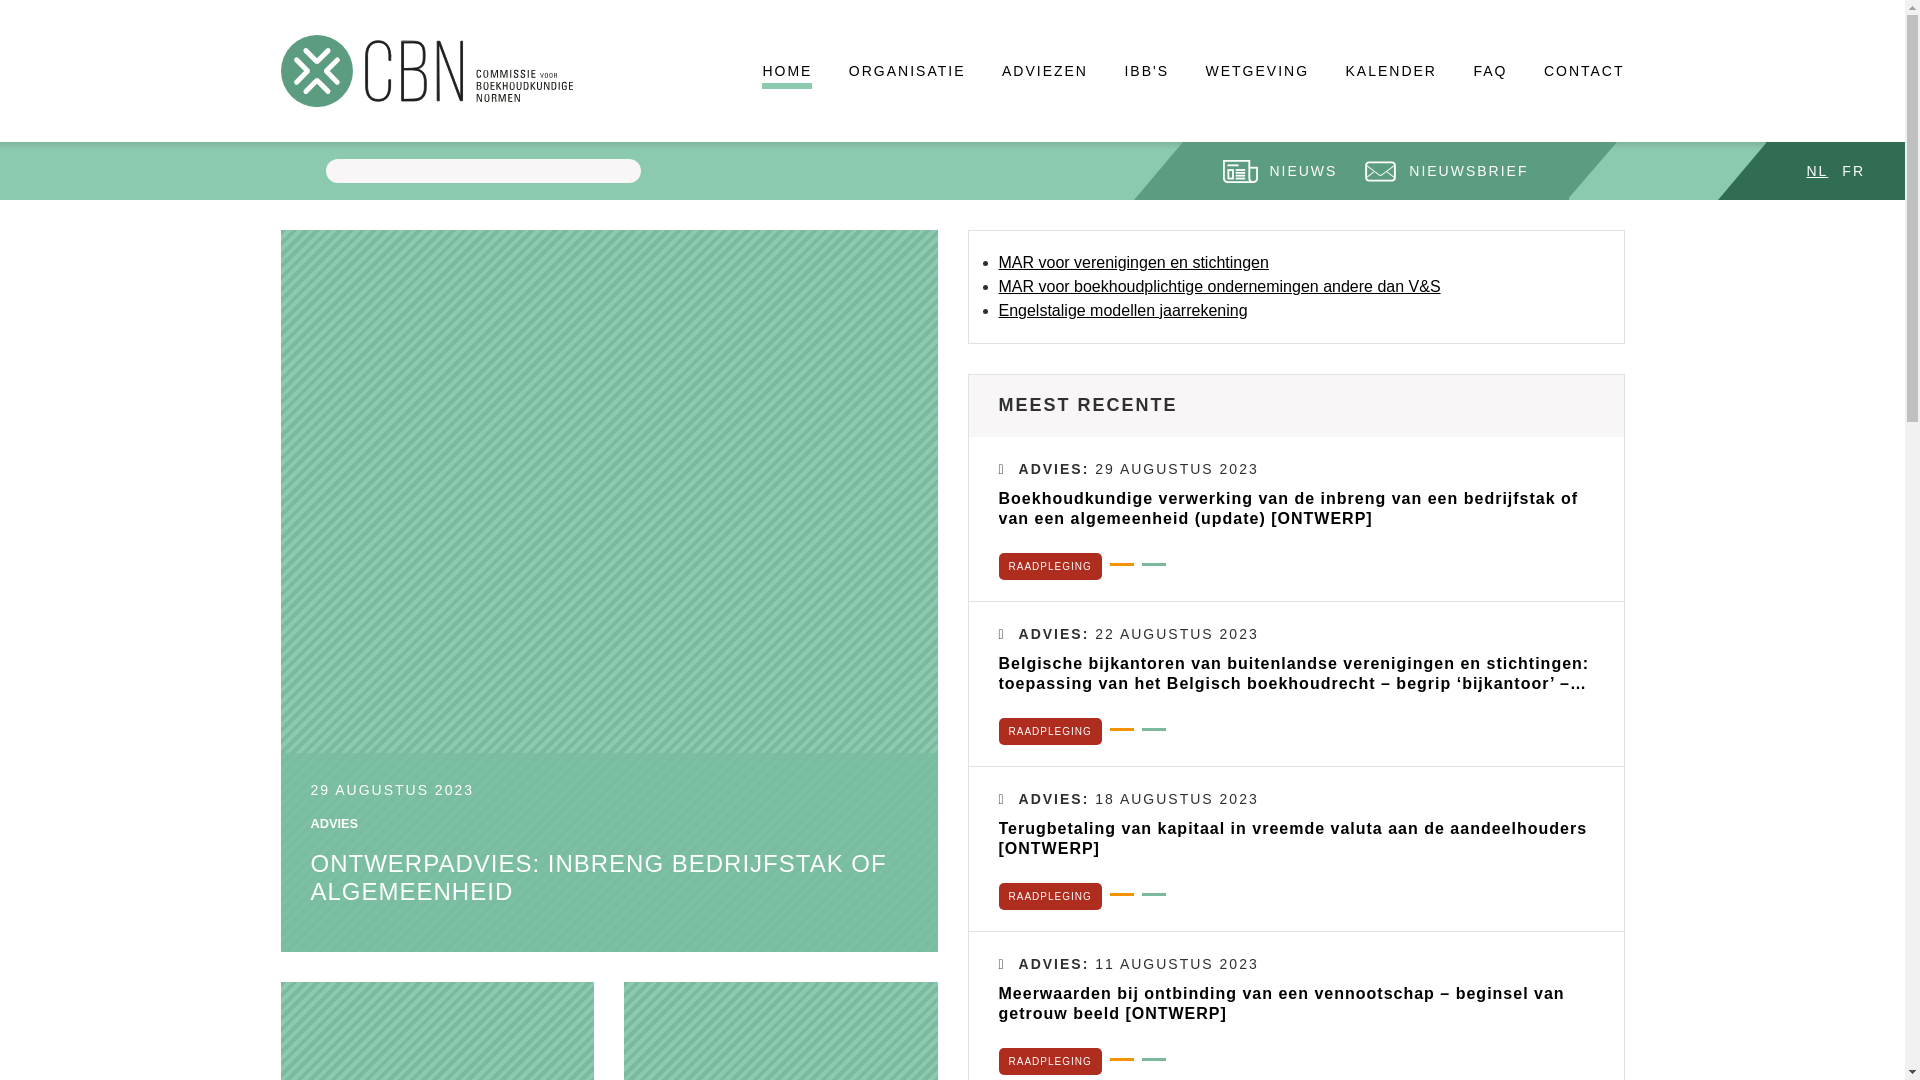  I want to click on 'FAQ', so click(1489, 72).